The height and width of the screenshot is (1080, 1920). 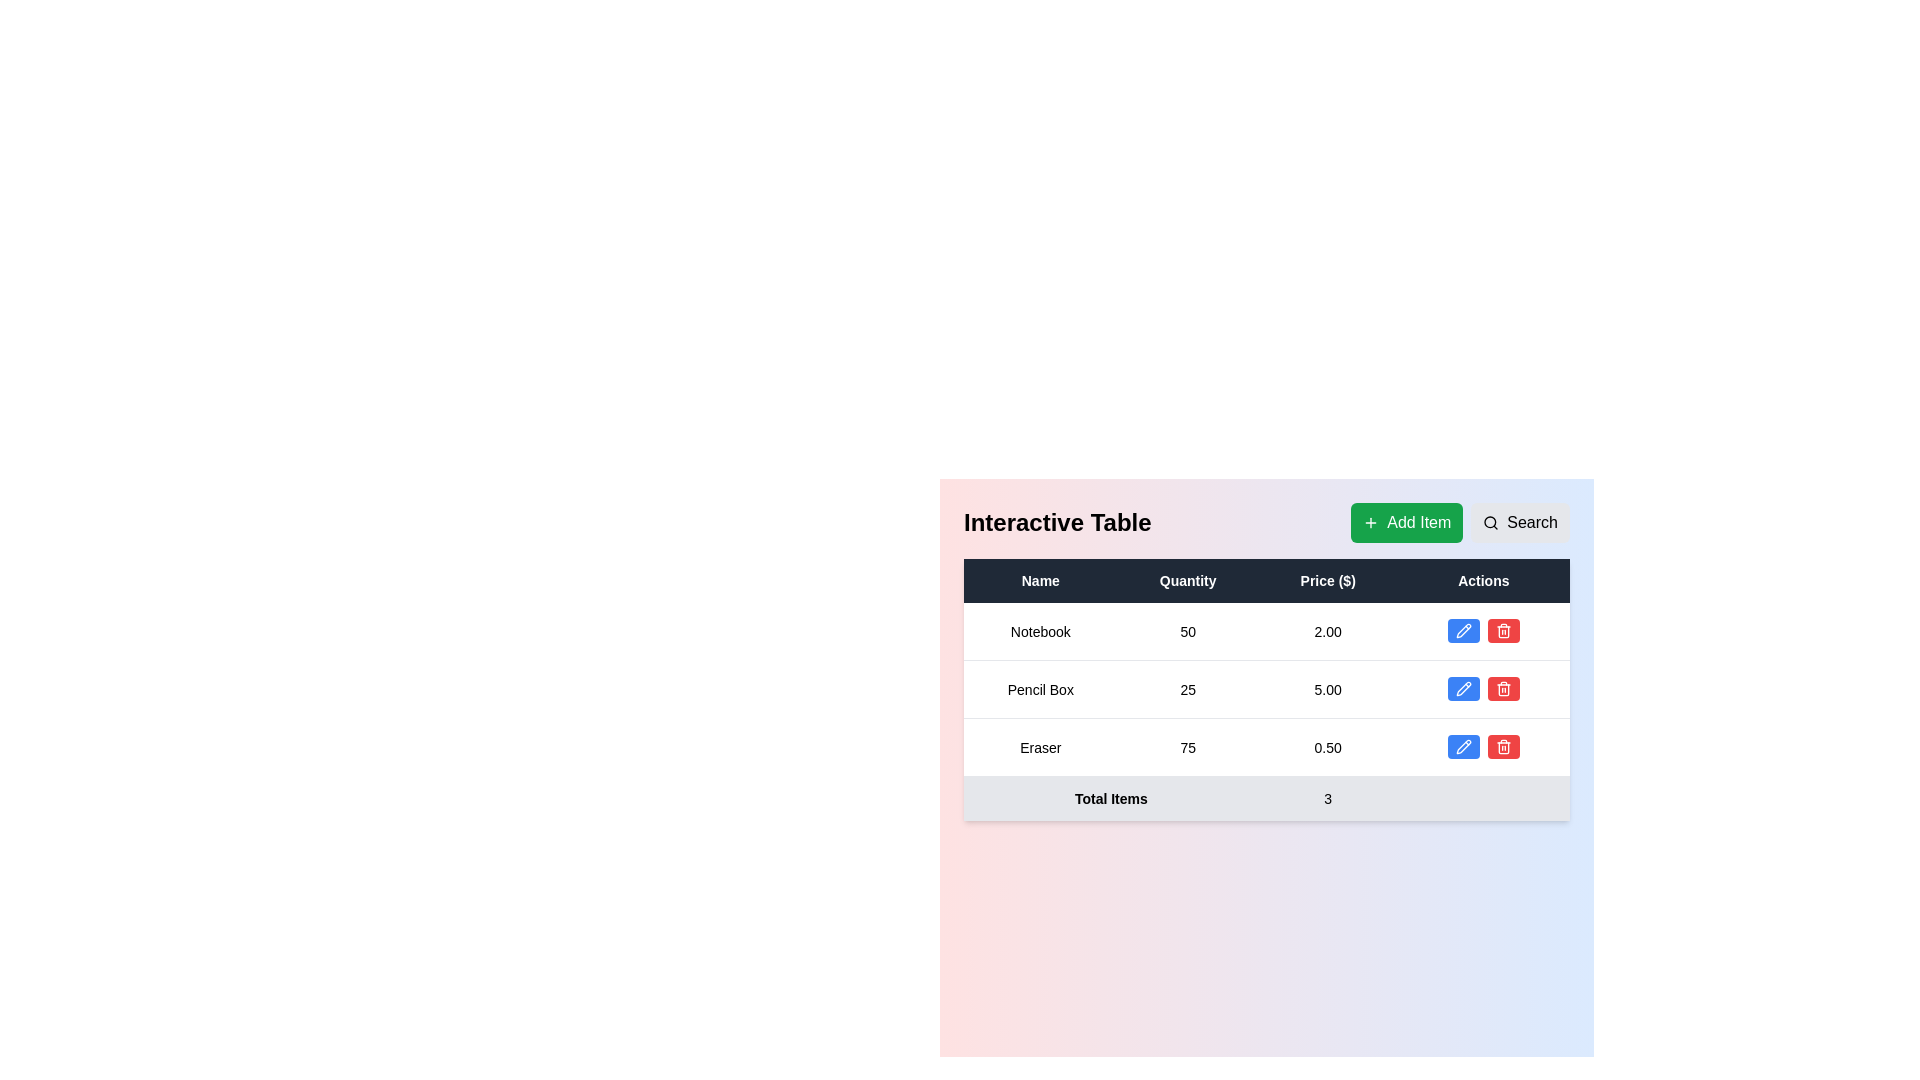 What do you see at coordinates (1406, 522) in the screenshot?
I see `the first interactive button to the left of the 'Search' button` at bounding box center [1406, 522].